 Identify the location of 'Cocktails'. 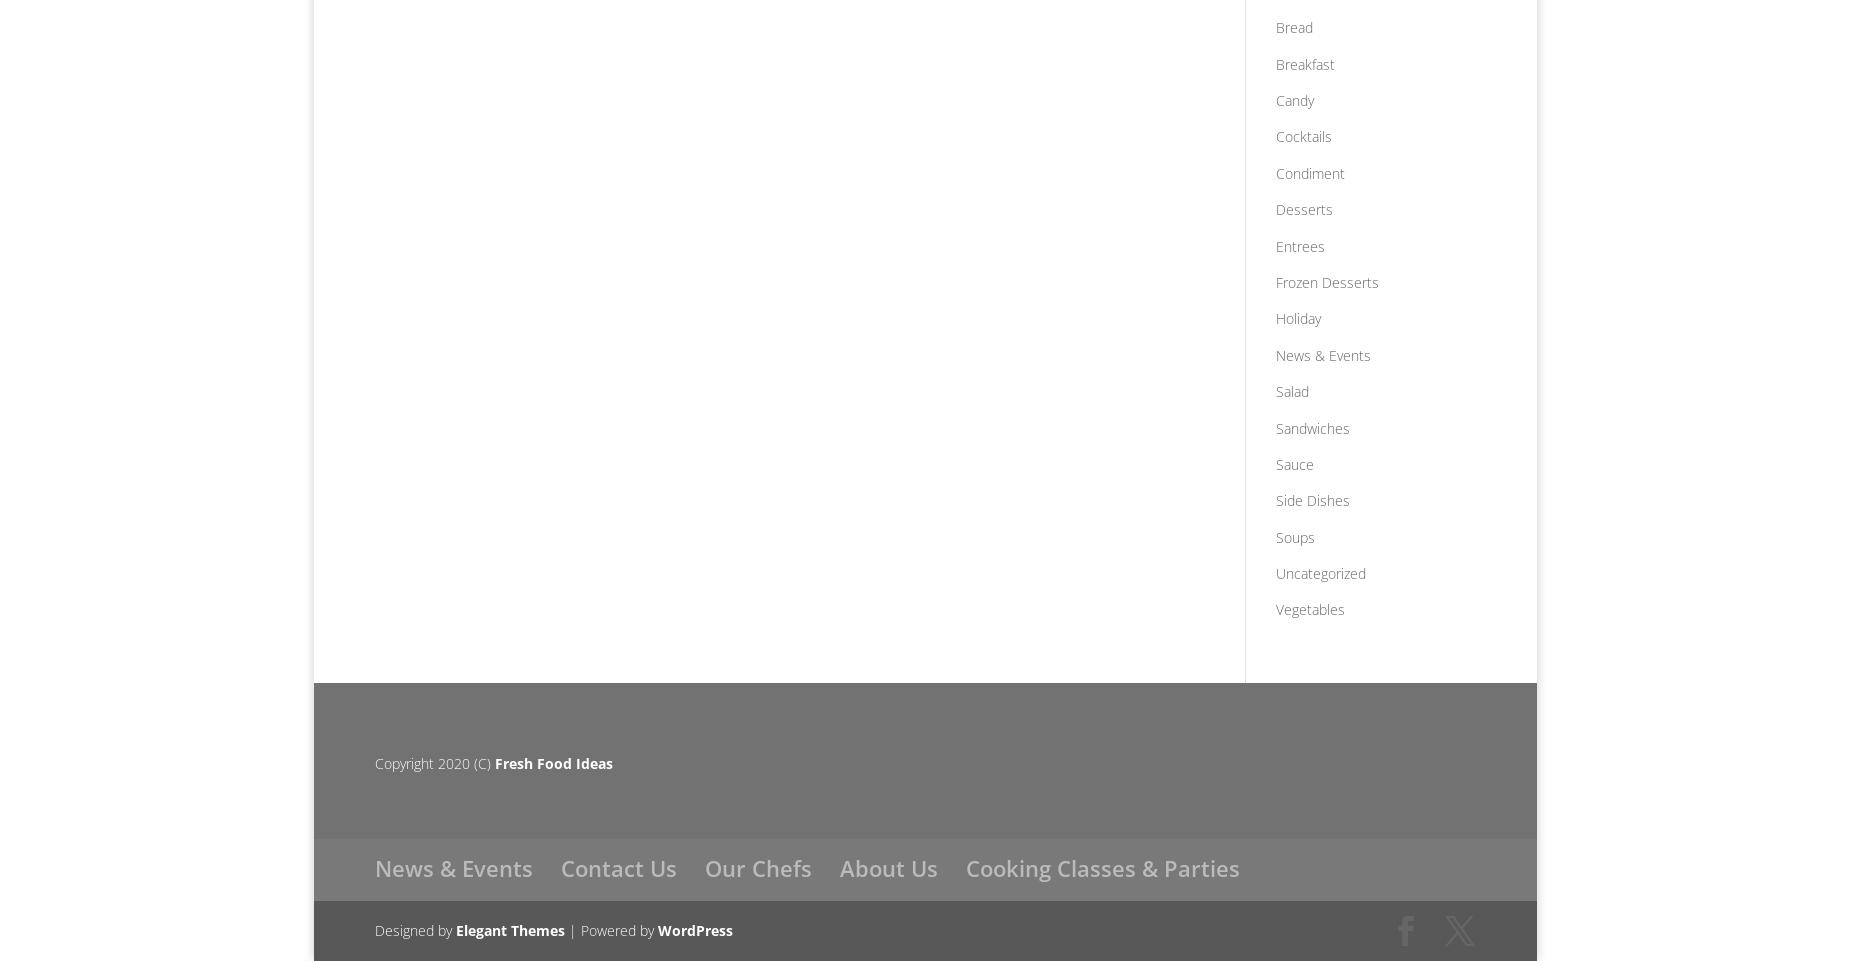
(1301, 135).